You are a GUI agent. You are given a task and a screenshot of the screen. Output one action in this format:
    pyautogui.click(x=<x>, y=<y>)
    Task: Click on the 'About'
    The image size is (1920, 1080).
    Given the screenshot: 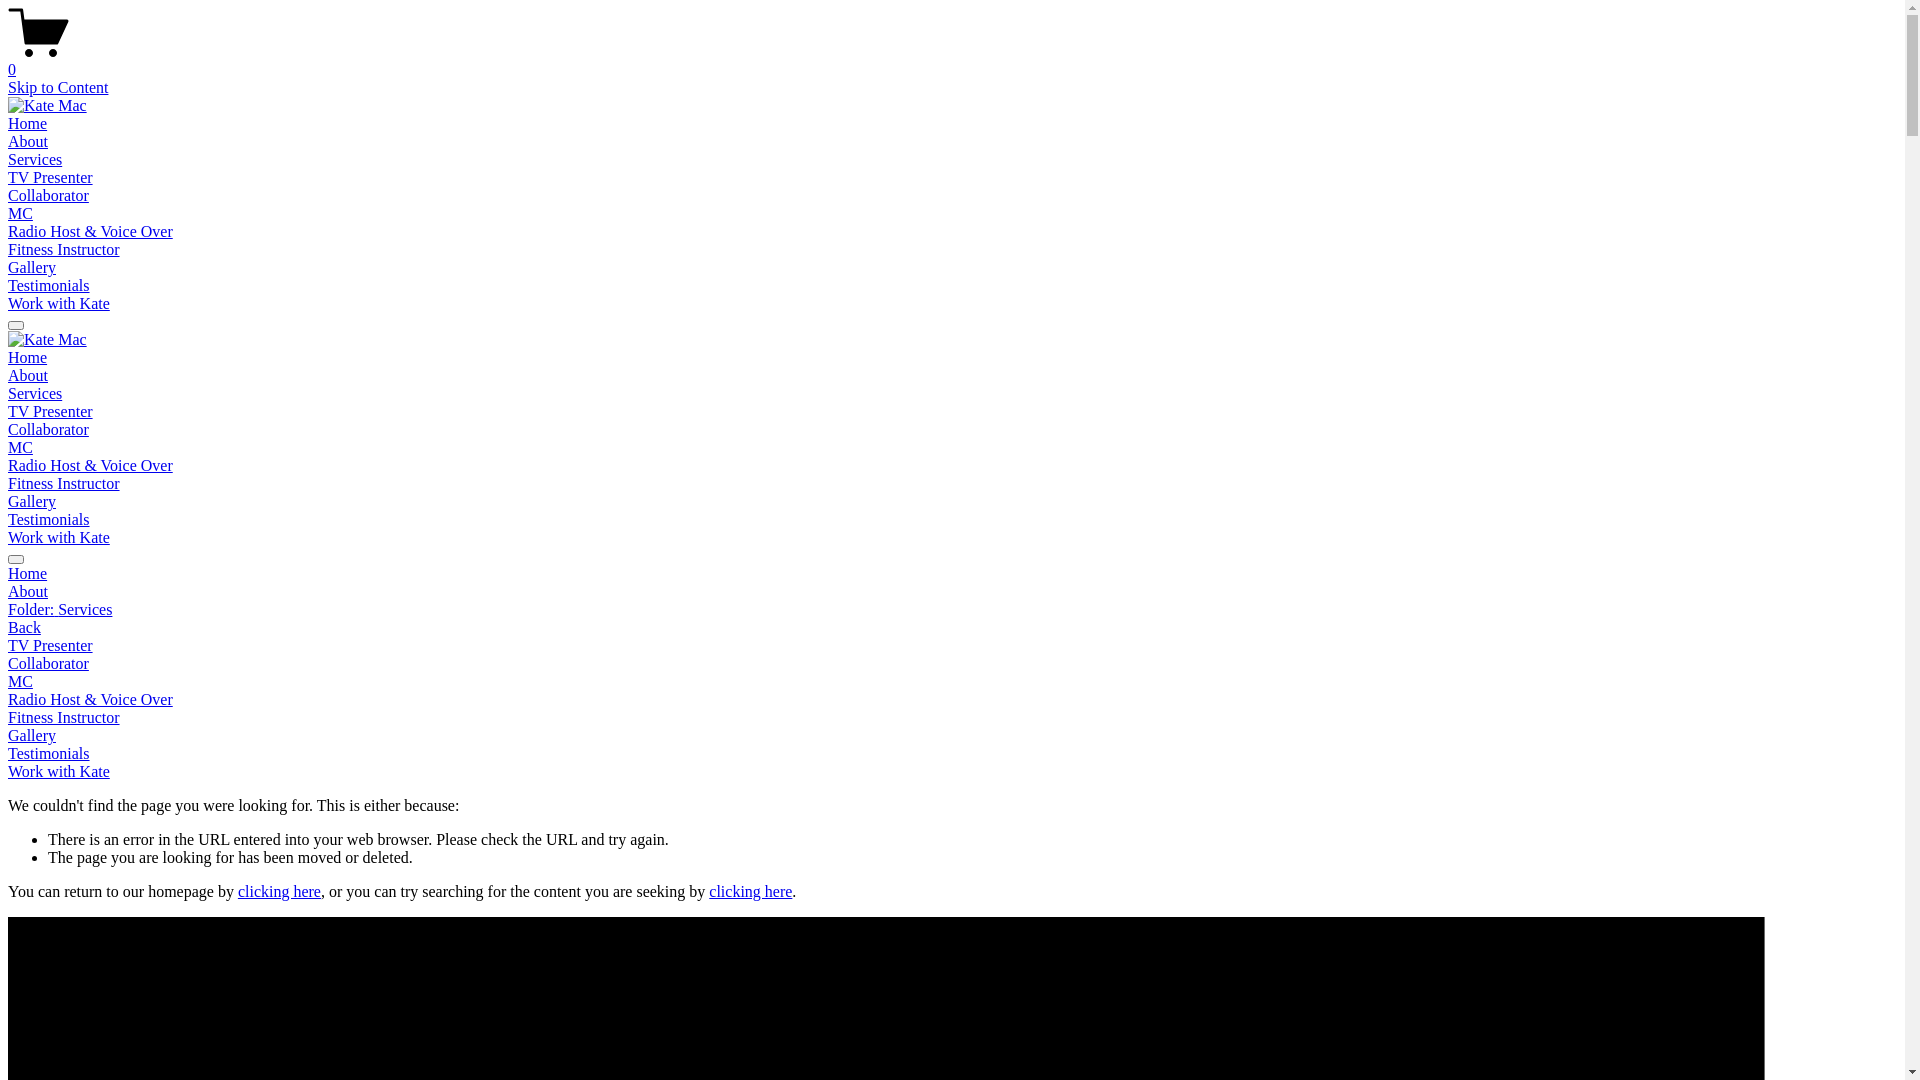 What is the action you would take?
    pyautogui.click(x=8, y=590)
    